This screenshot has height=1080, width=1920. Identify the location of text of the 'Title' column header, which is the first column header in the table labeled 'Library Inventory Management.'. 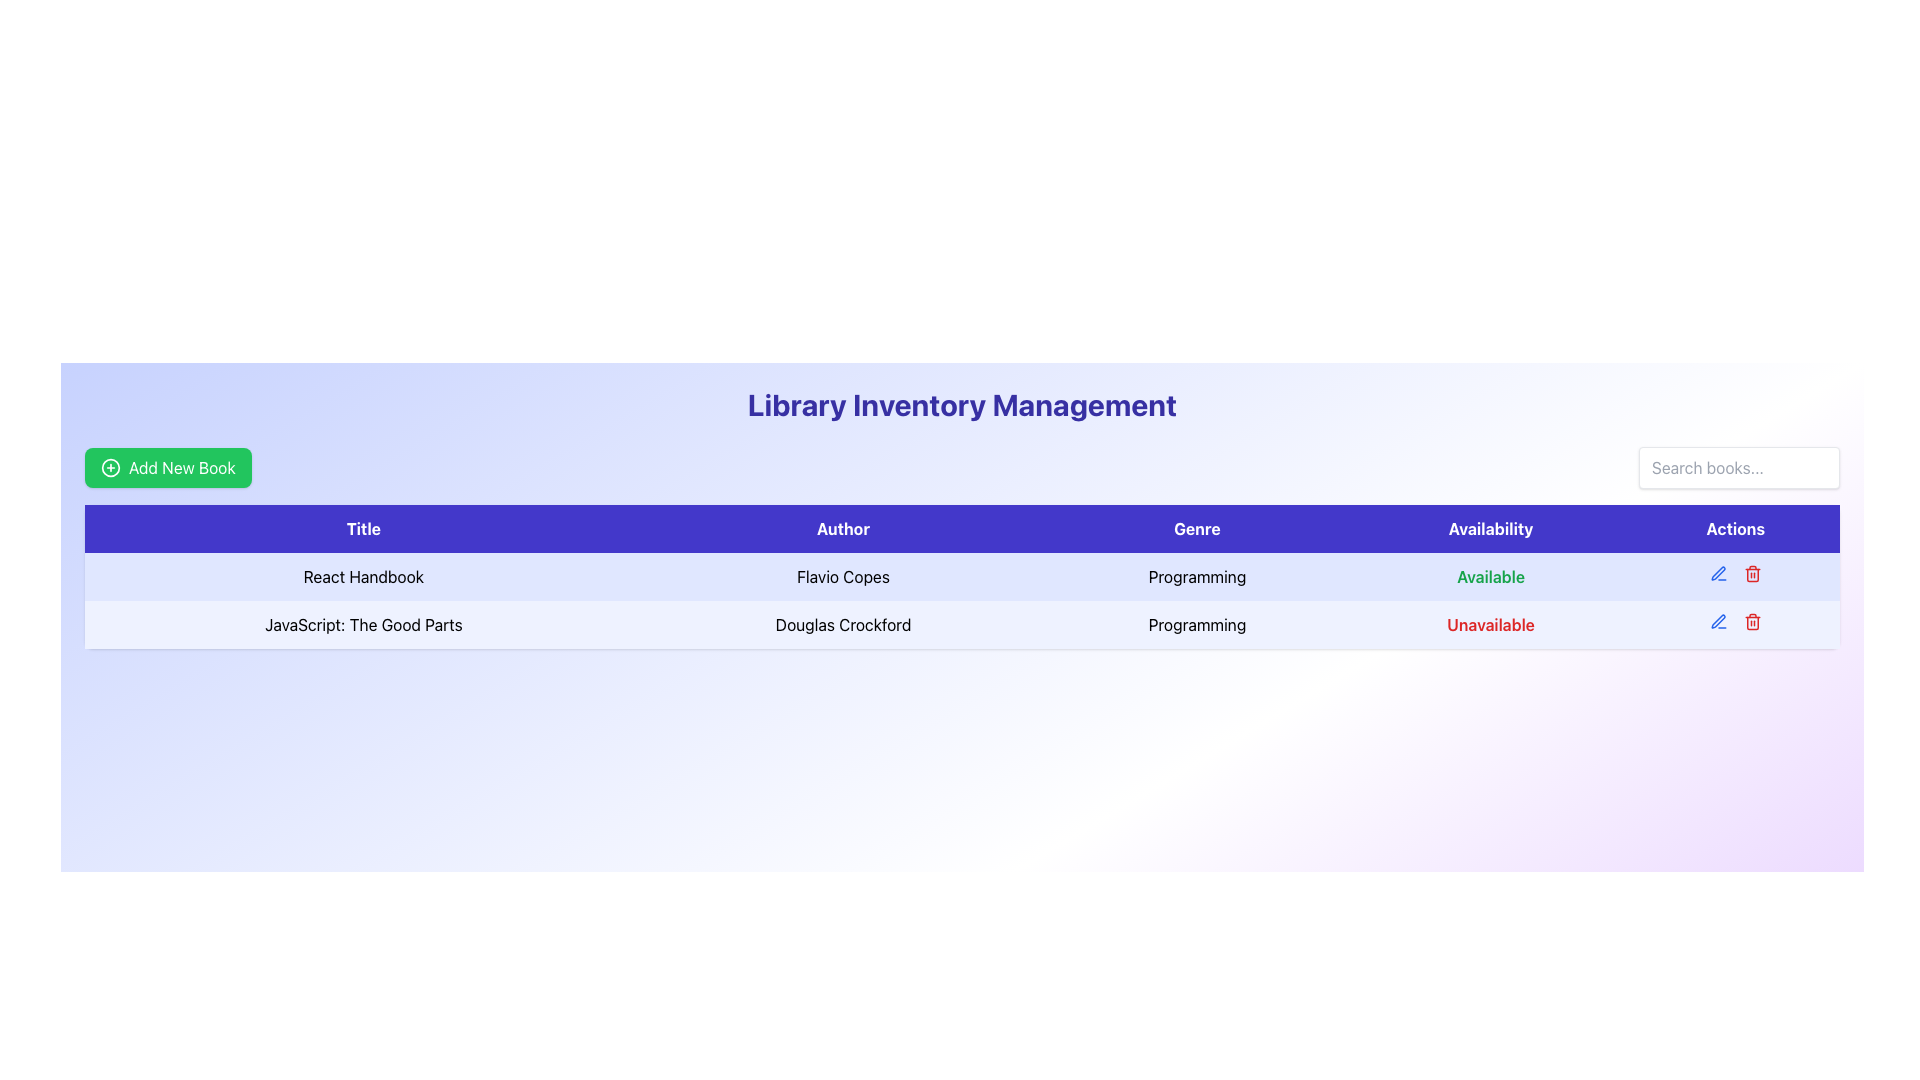
(363, 527).